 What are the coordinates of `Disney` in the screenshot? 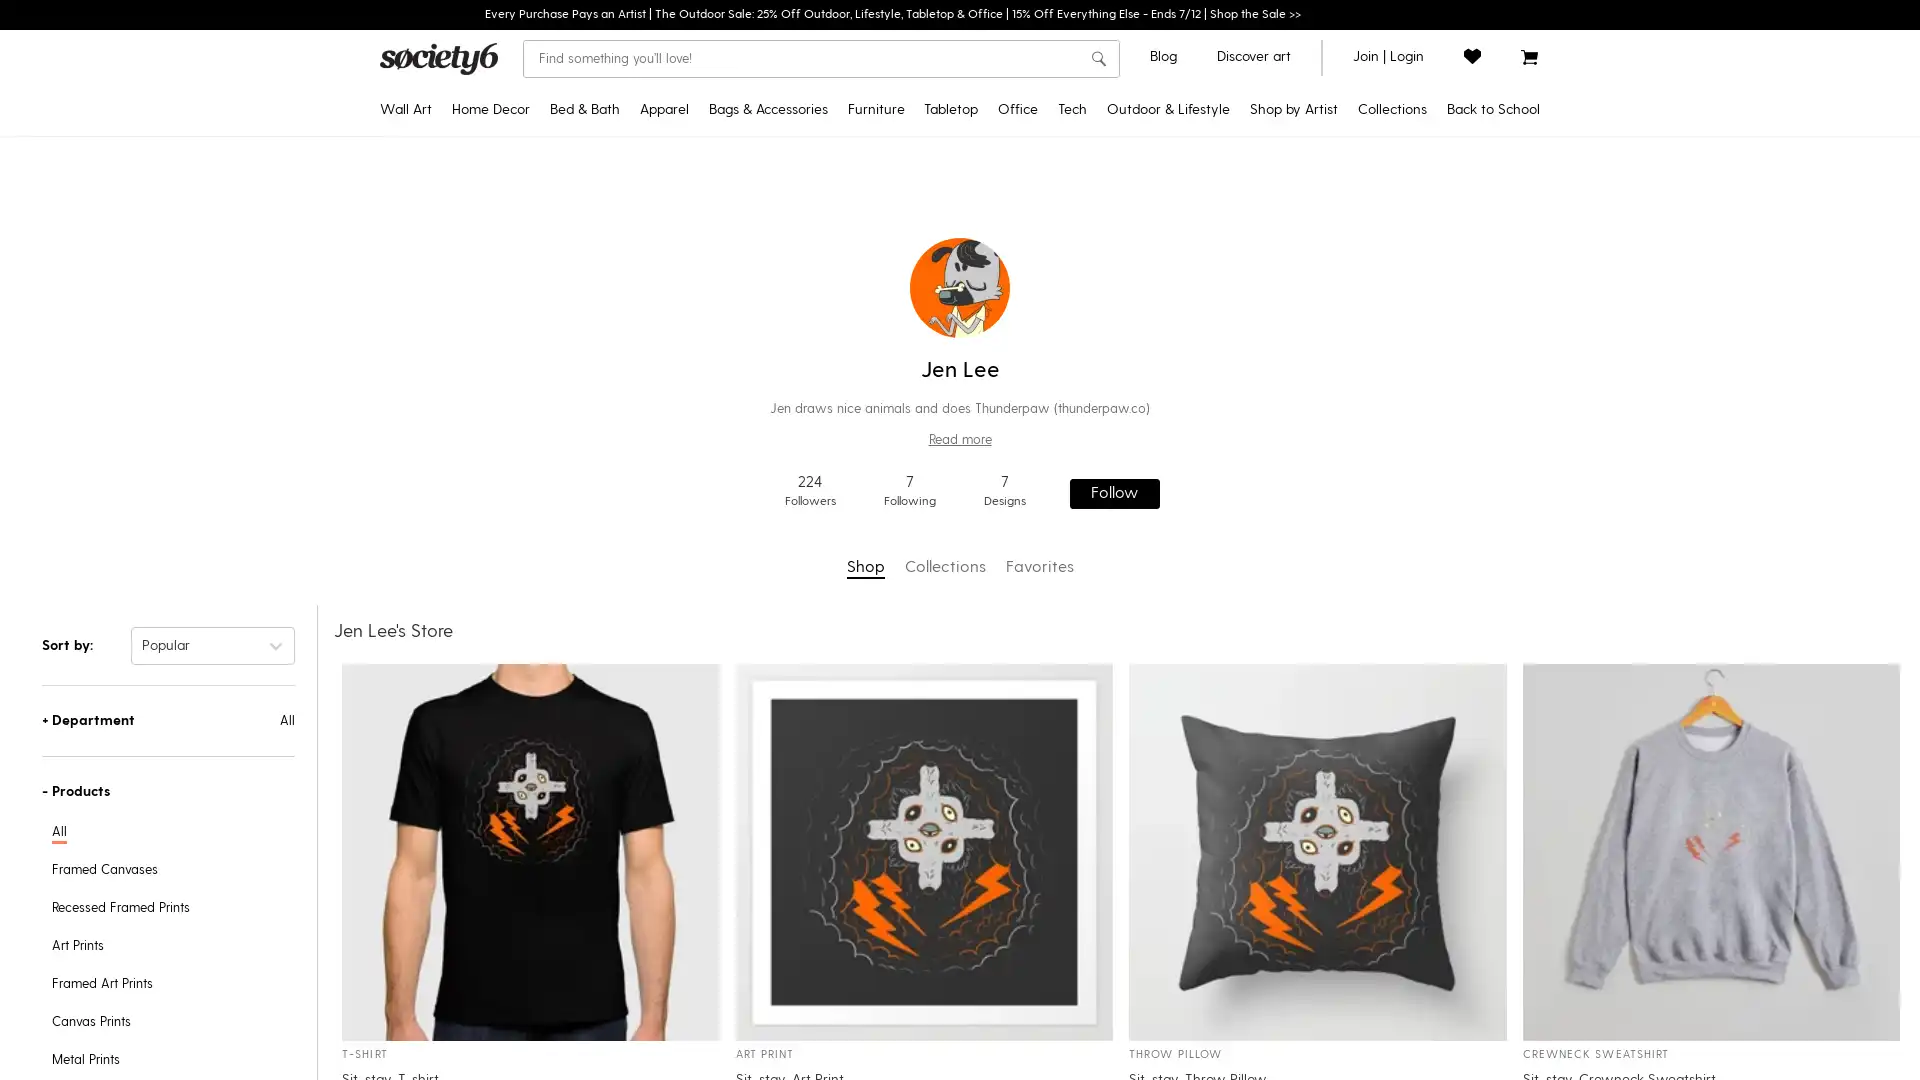 It's located at (1239, 160).